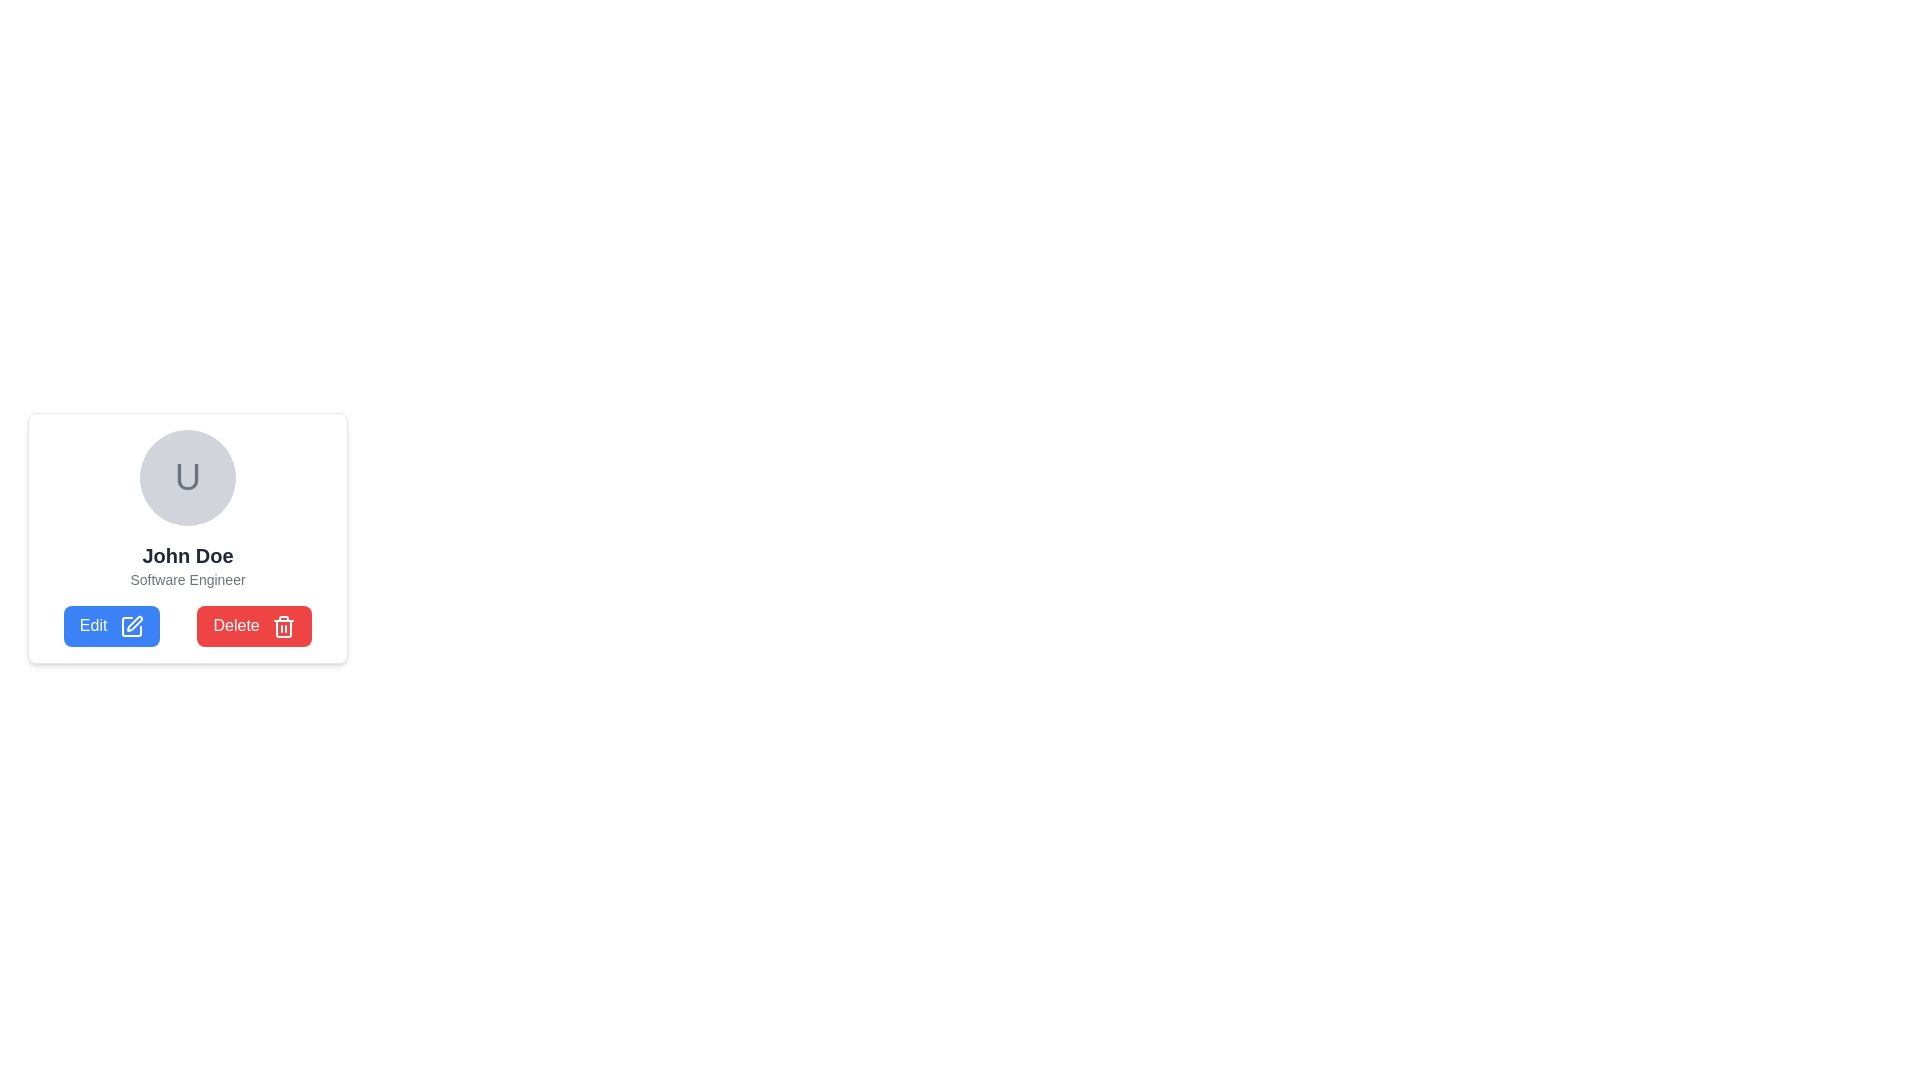  Describe the element at coordinates (187, 478) in the screenshot. I see `the circular gray avatar placeholder with the letter 'U' in dark gray, located at the top of the card UI containing the person's information` at that location.